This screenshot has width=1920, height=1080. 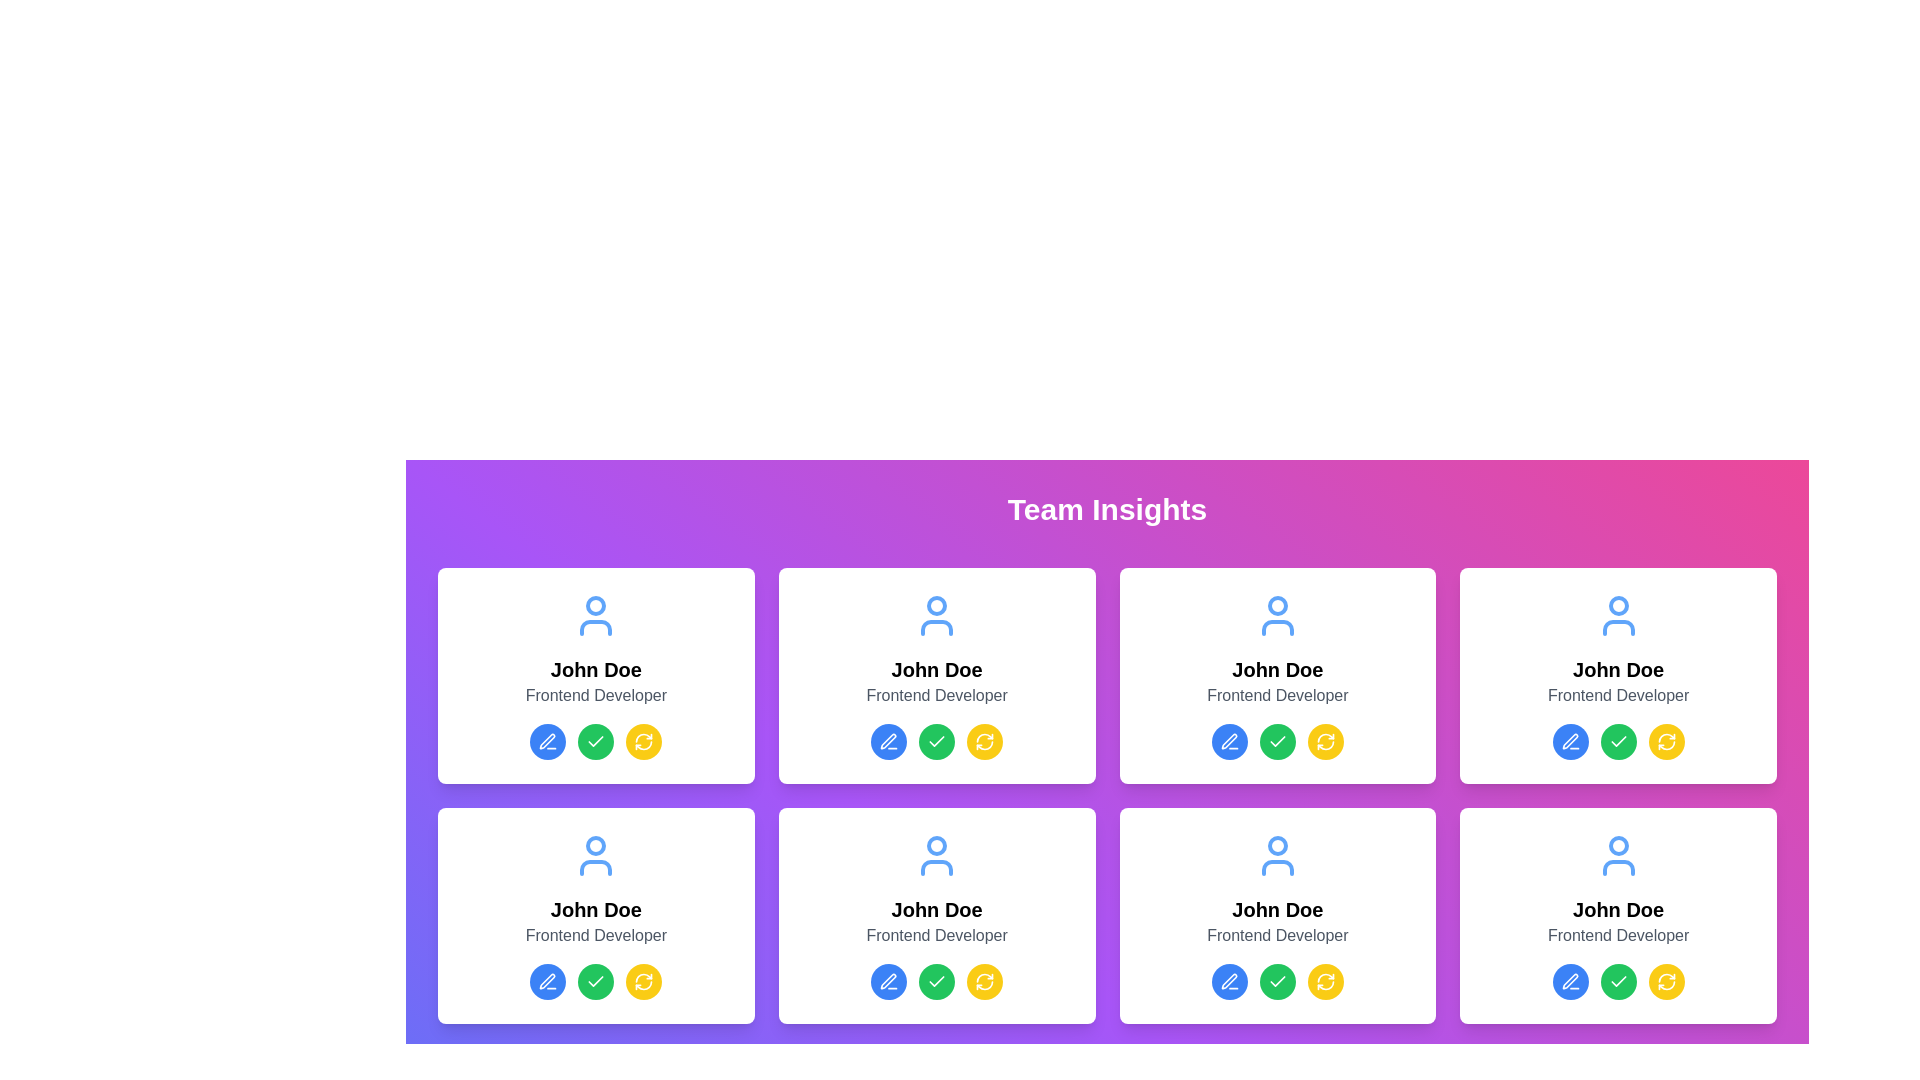 I want to click on the small green circle icon containing a white checkmark to approve or confirm, located in the bottom-right card's action buttons row, so click(x=1276, y=981).